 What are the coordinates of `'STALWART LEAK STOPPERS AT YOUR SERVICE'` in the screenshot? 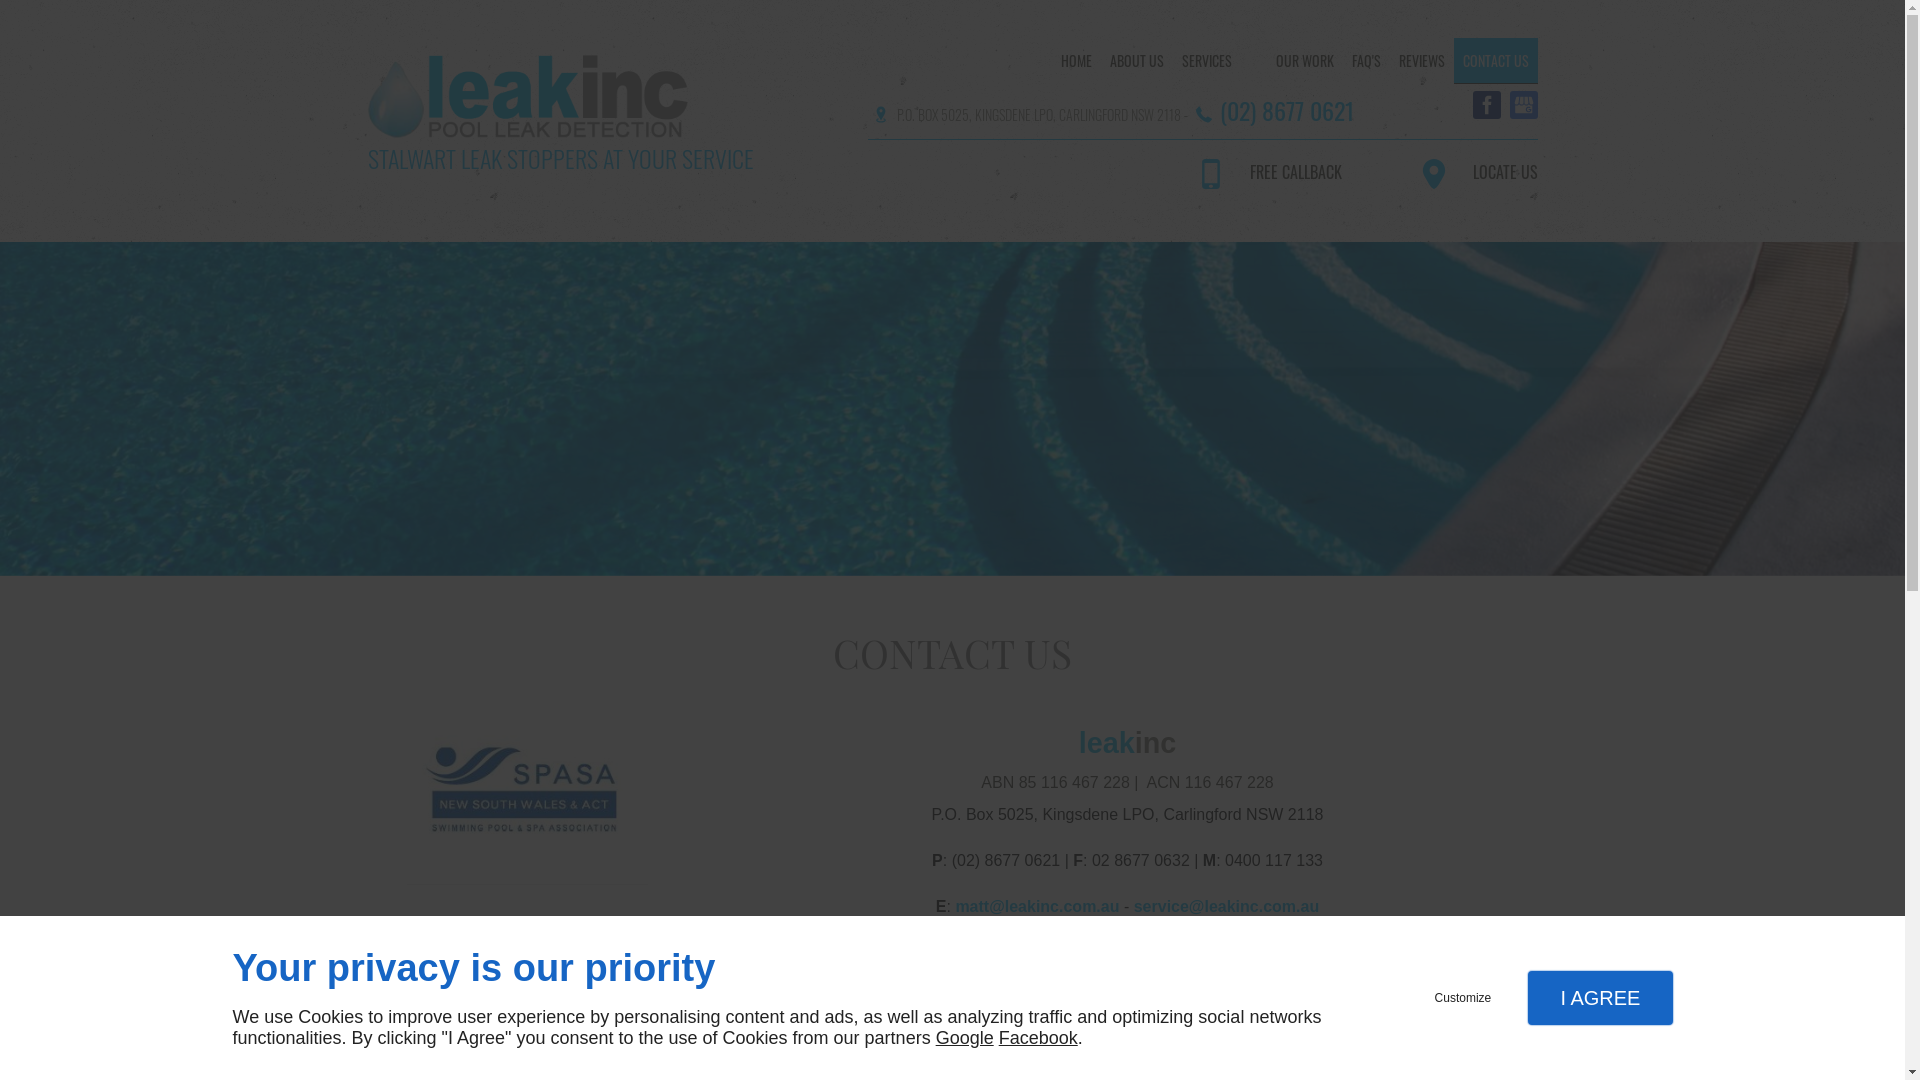 It's located at (368, 116).